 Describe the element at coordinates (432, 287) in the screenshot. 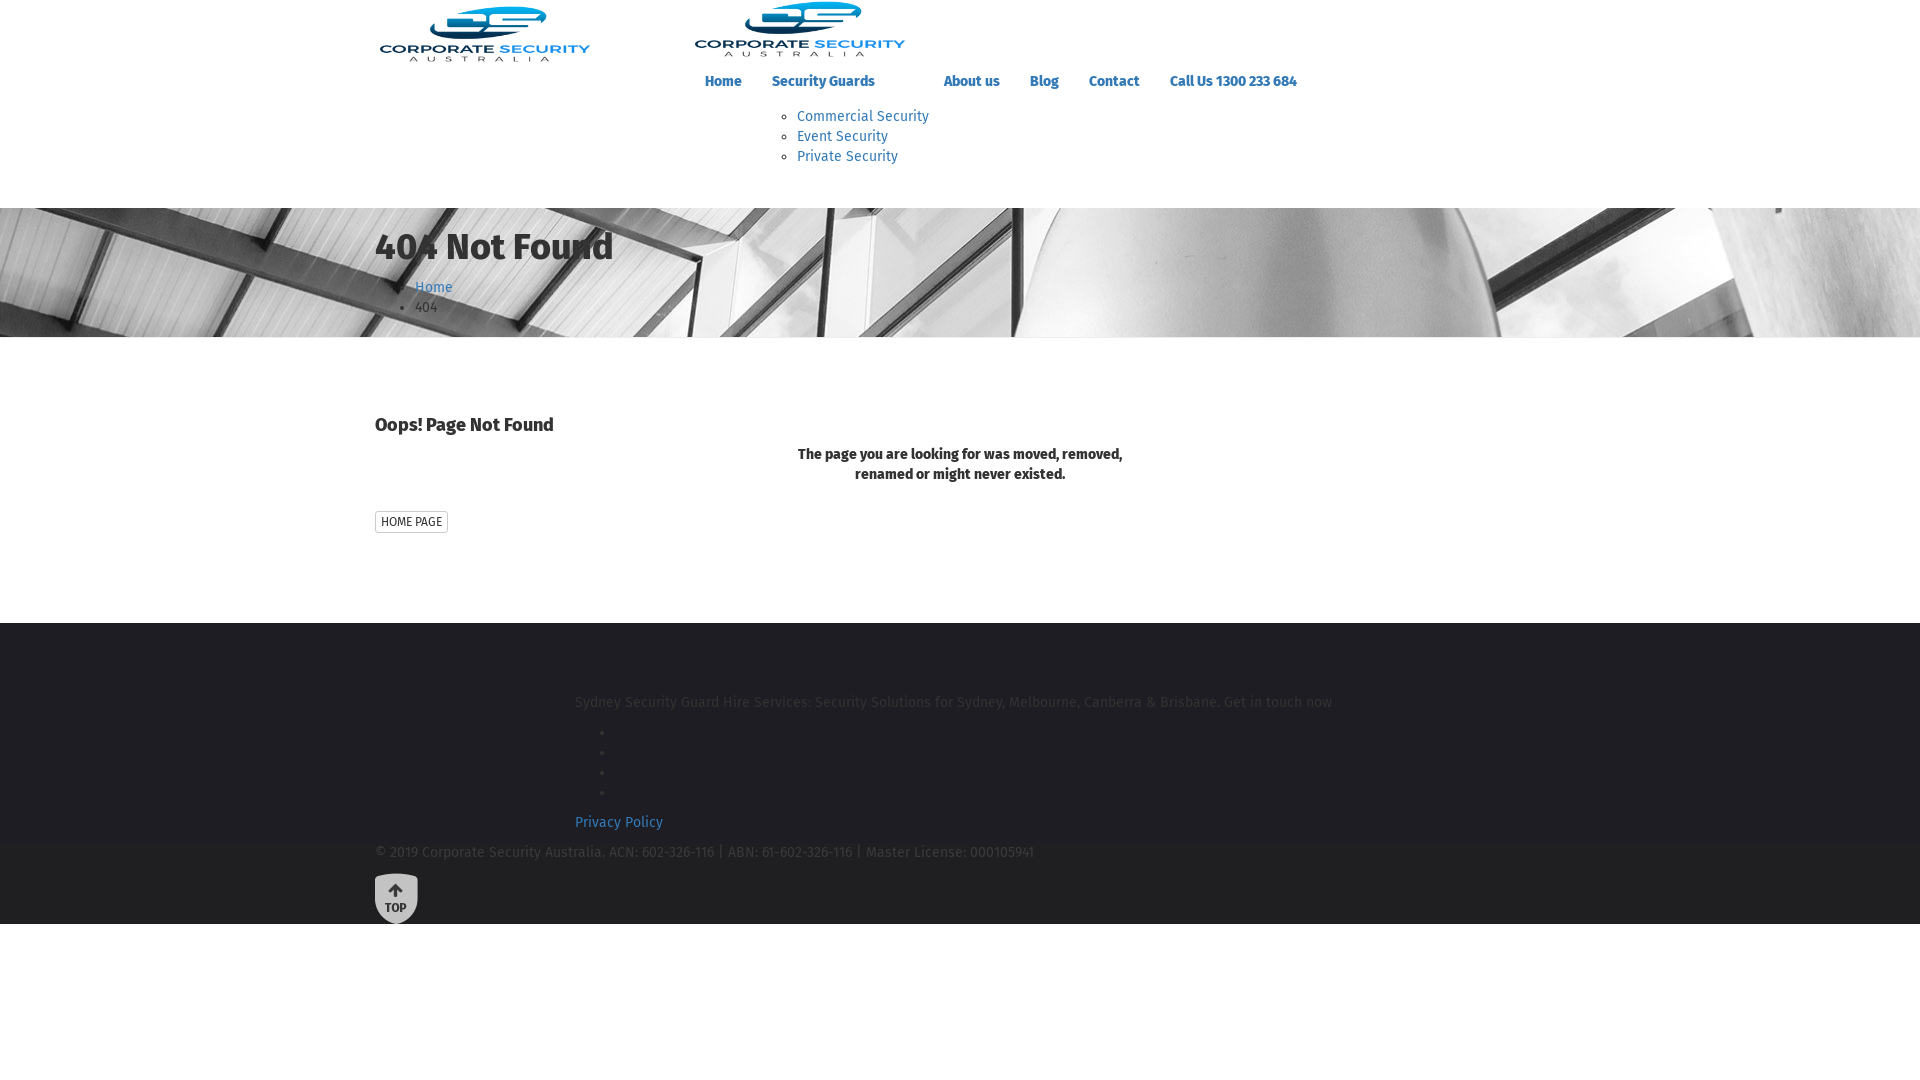

I see `'Home'` at that location.